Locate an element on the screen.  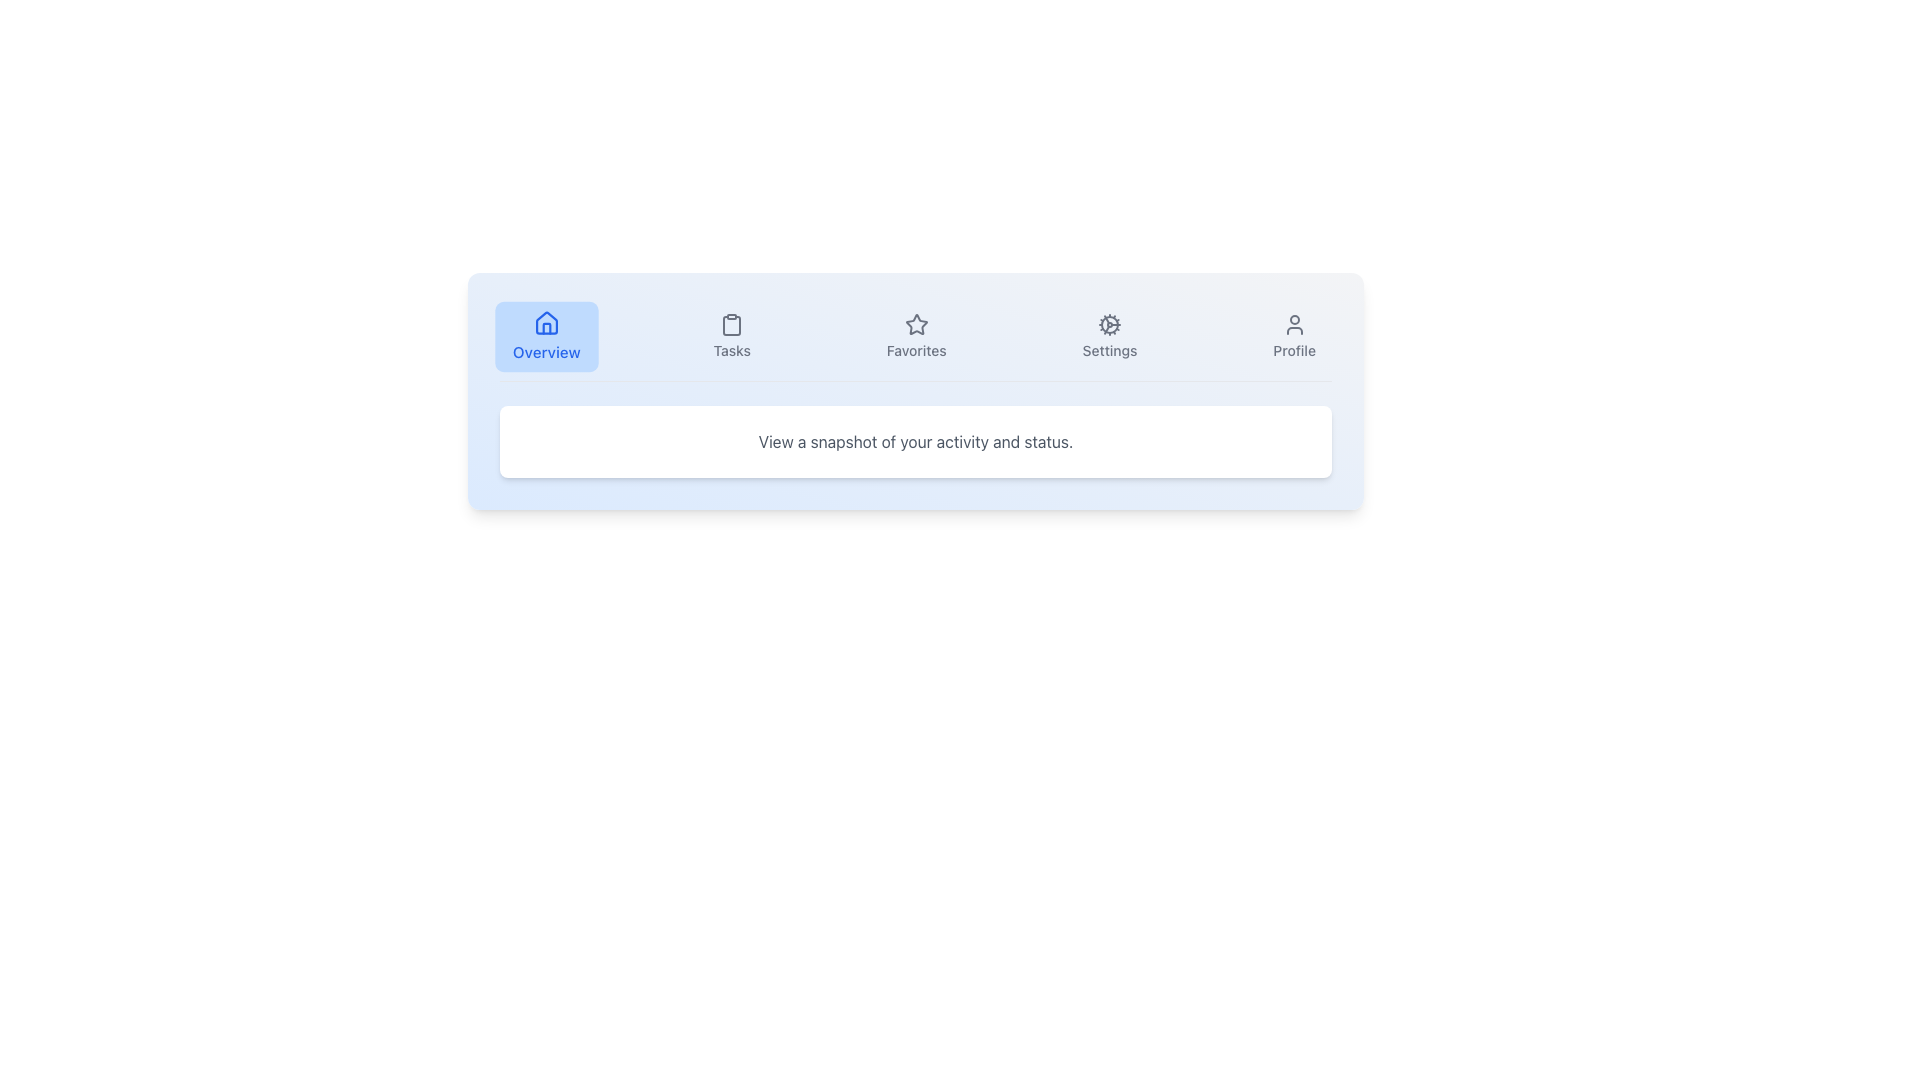
the user icon SVG element located within the 'Profile' button, which is the fifth button from the left in the top navigation bar is located at coordinates (1294, 323).